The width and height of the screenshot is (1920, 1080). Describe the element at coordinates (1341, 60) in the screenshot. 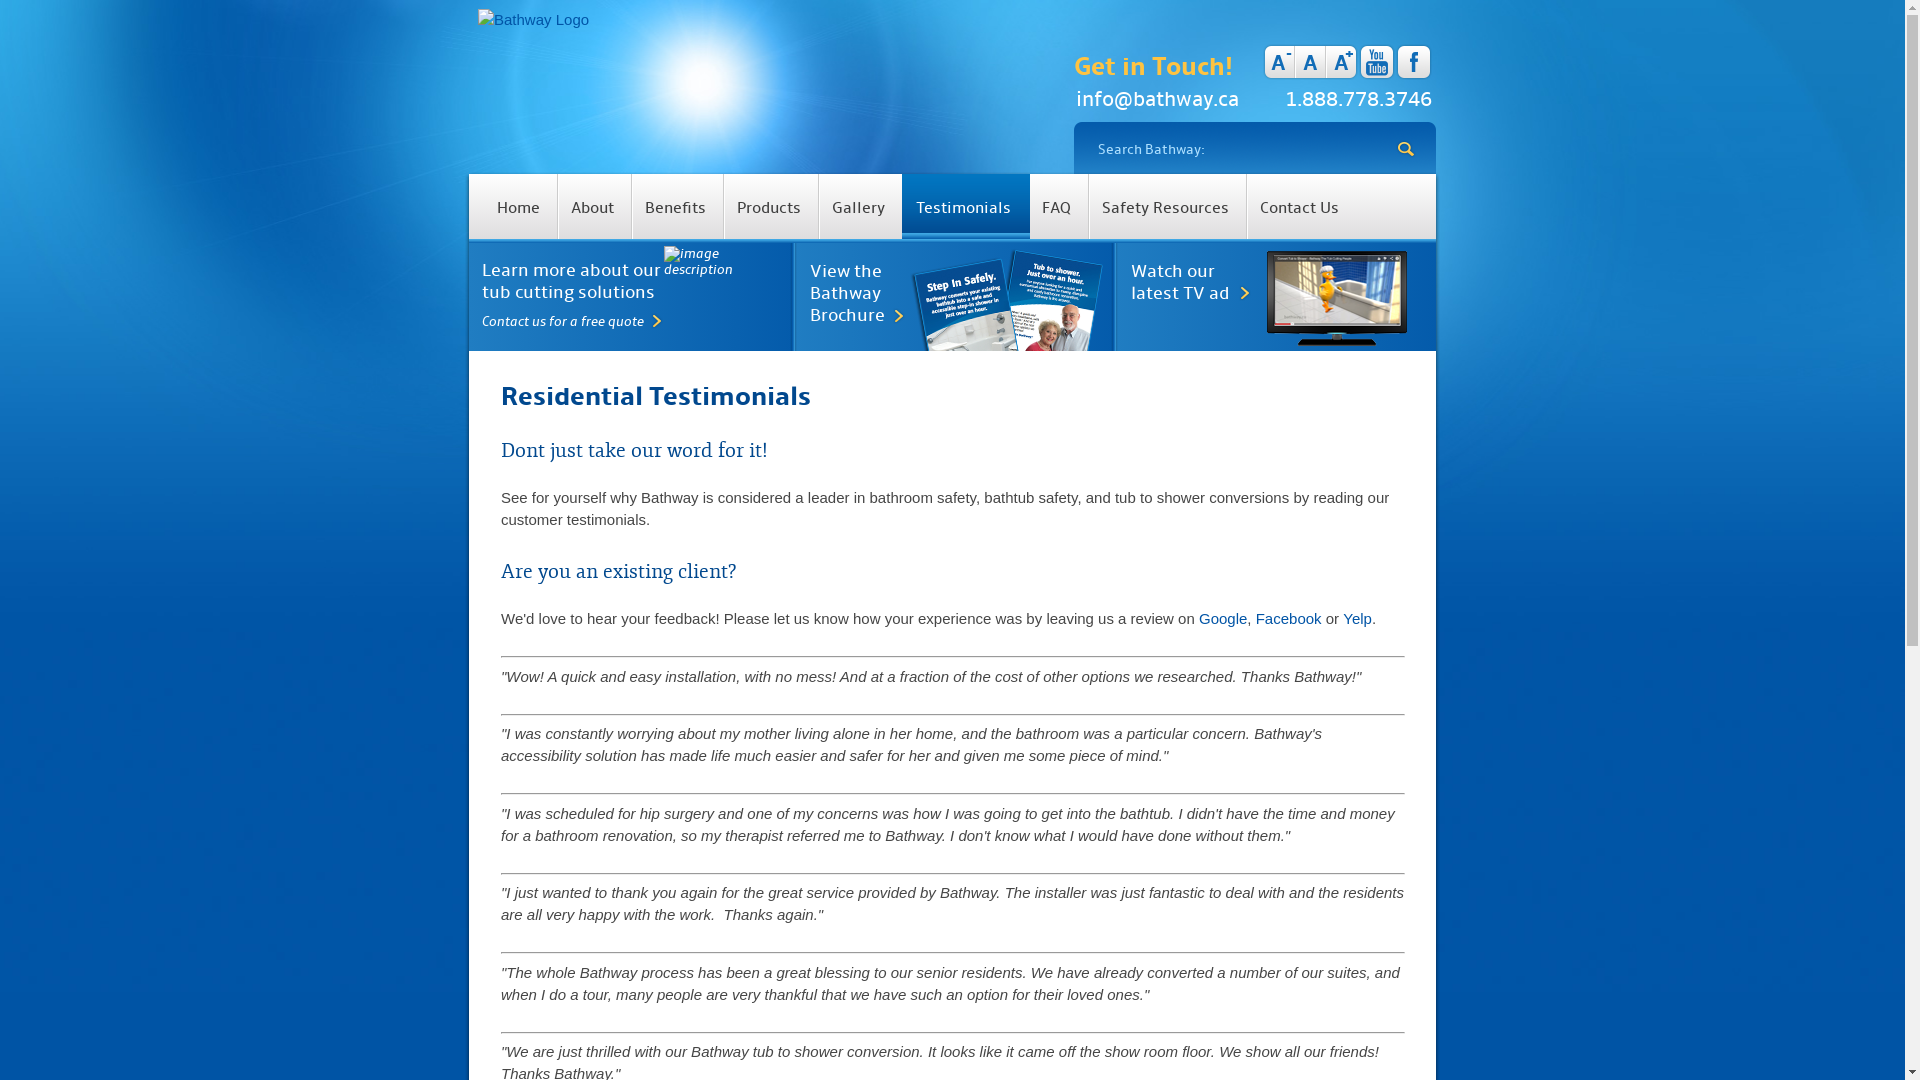

I see `'A` at that location.